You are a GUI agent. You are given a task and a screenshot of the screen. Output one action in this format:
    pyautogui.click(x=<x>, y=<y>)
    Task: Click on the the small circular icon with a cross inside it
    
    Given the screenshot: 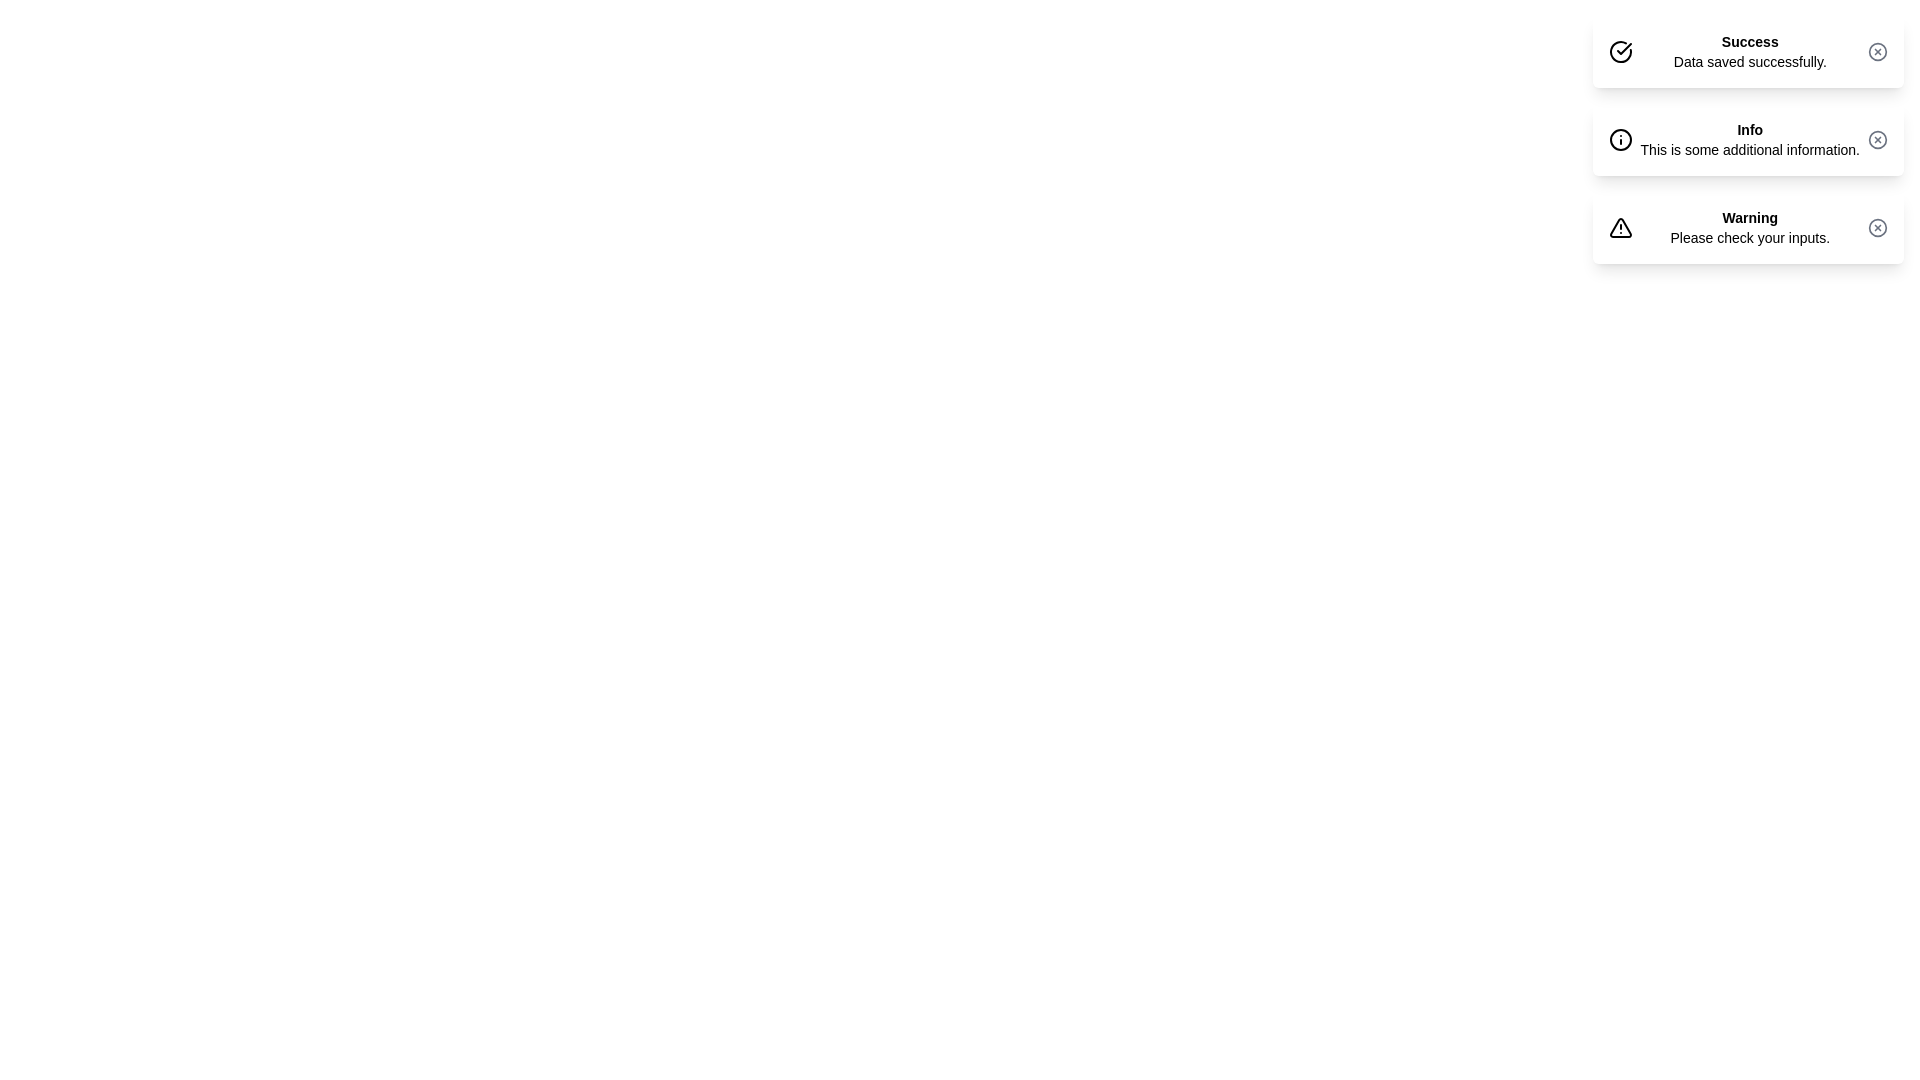 What is the action you would take?
    pyautogui.click(x=1876, y=138)
    